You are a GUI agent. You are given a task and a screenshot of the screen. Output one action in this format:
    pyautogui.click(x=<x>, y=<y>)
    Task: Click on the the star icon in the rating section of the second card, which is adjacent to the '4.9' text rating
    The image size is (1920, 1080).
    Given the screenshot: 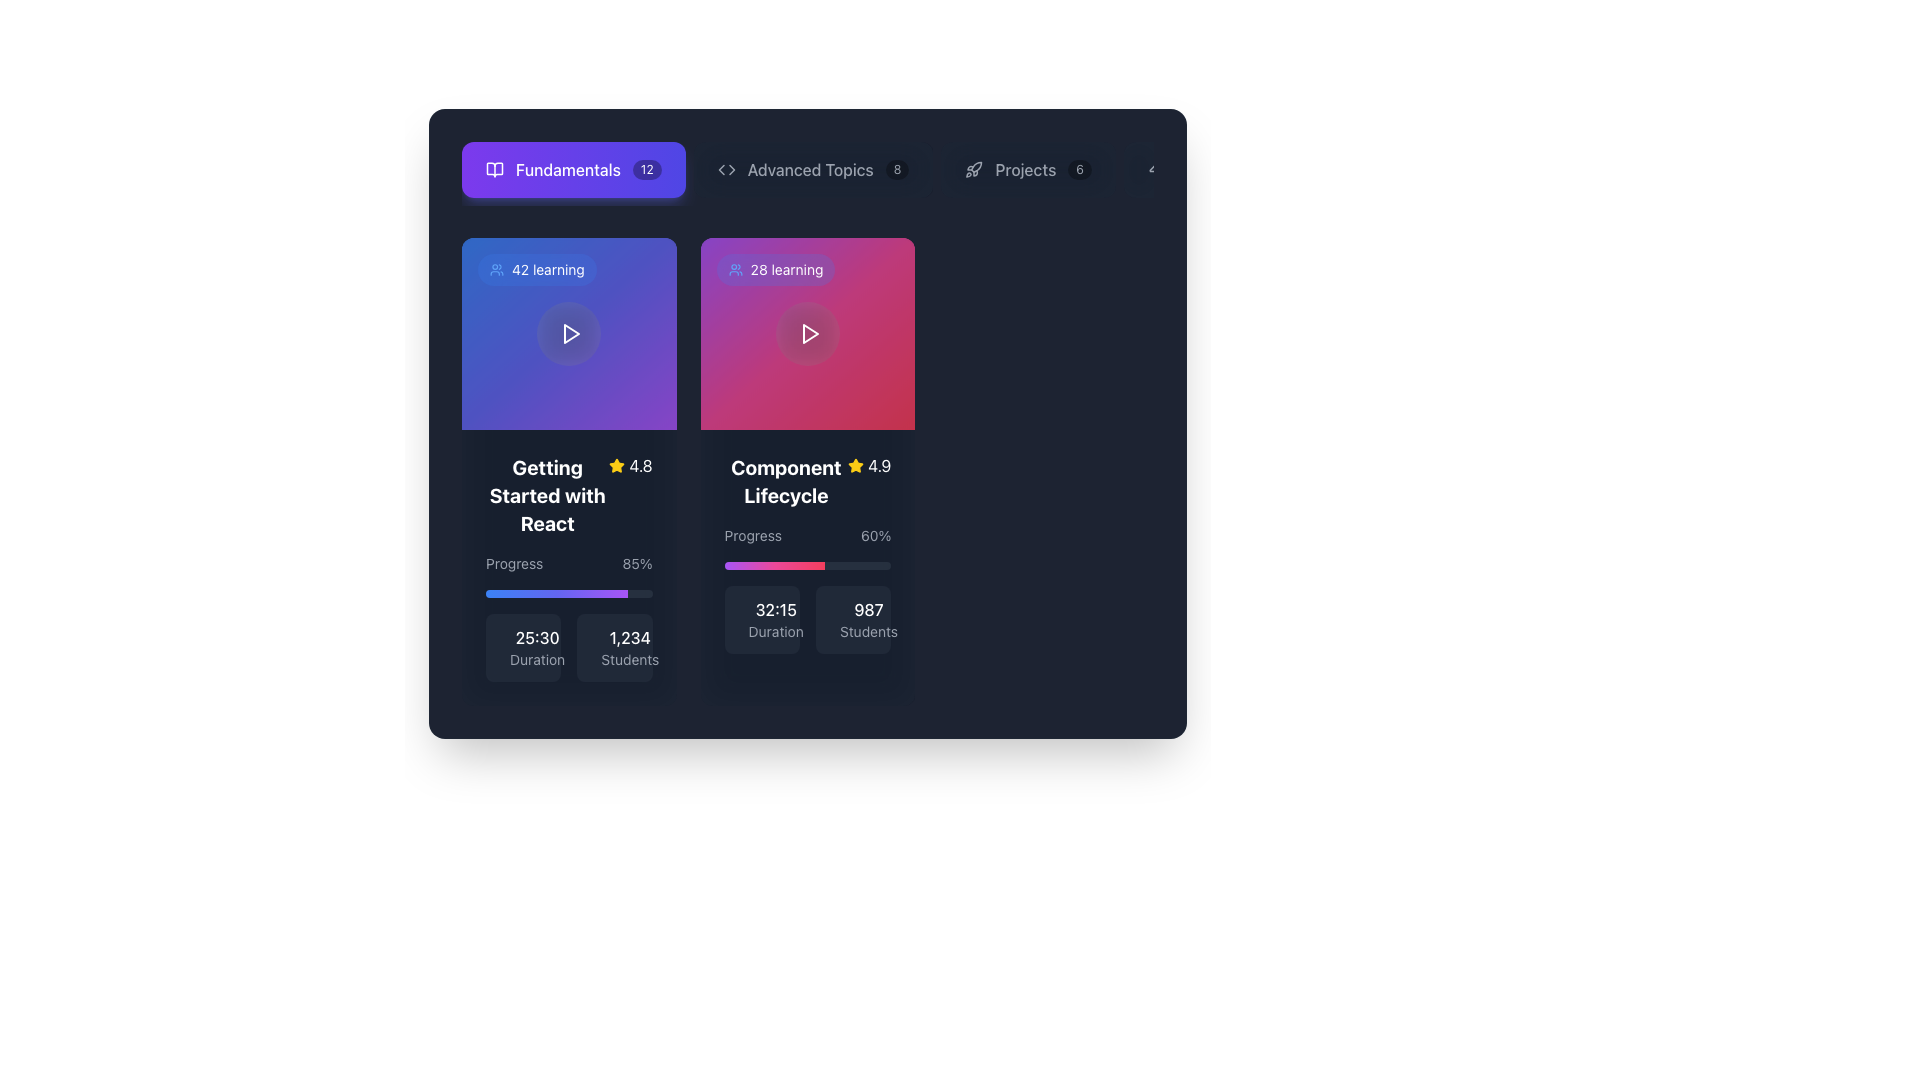 What is the action you would take?
    pyautogui.click(x=856, y=466)
    